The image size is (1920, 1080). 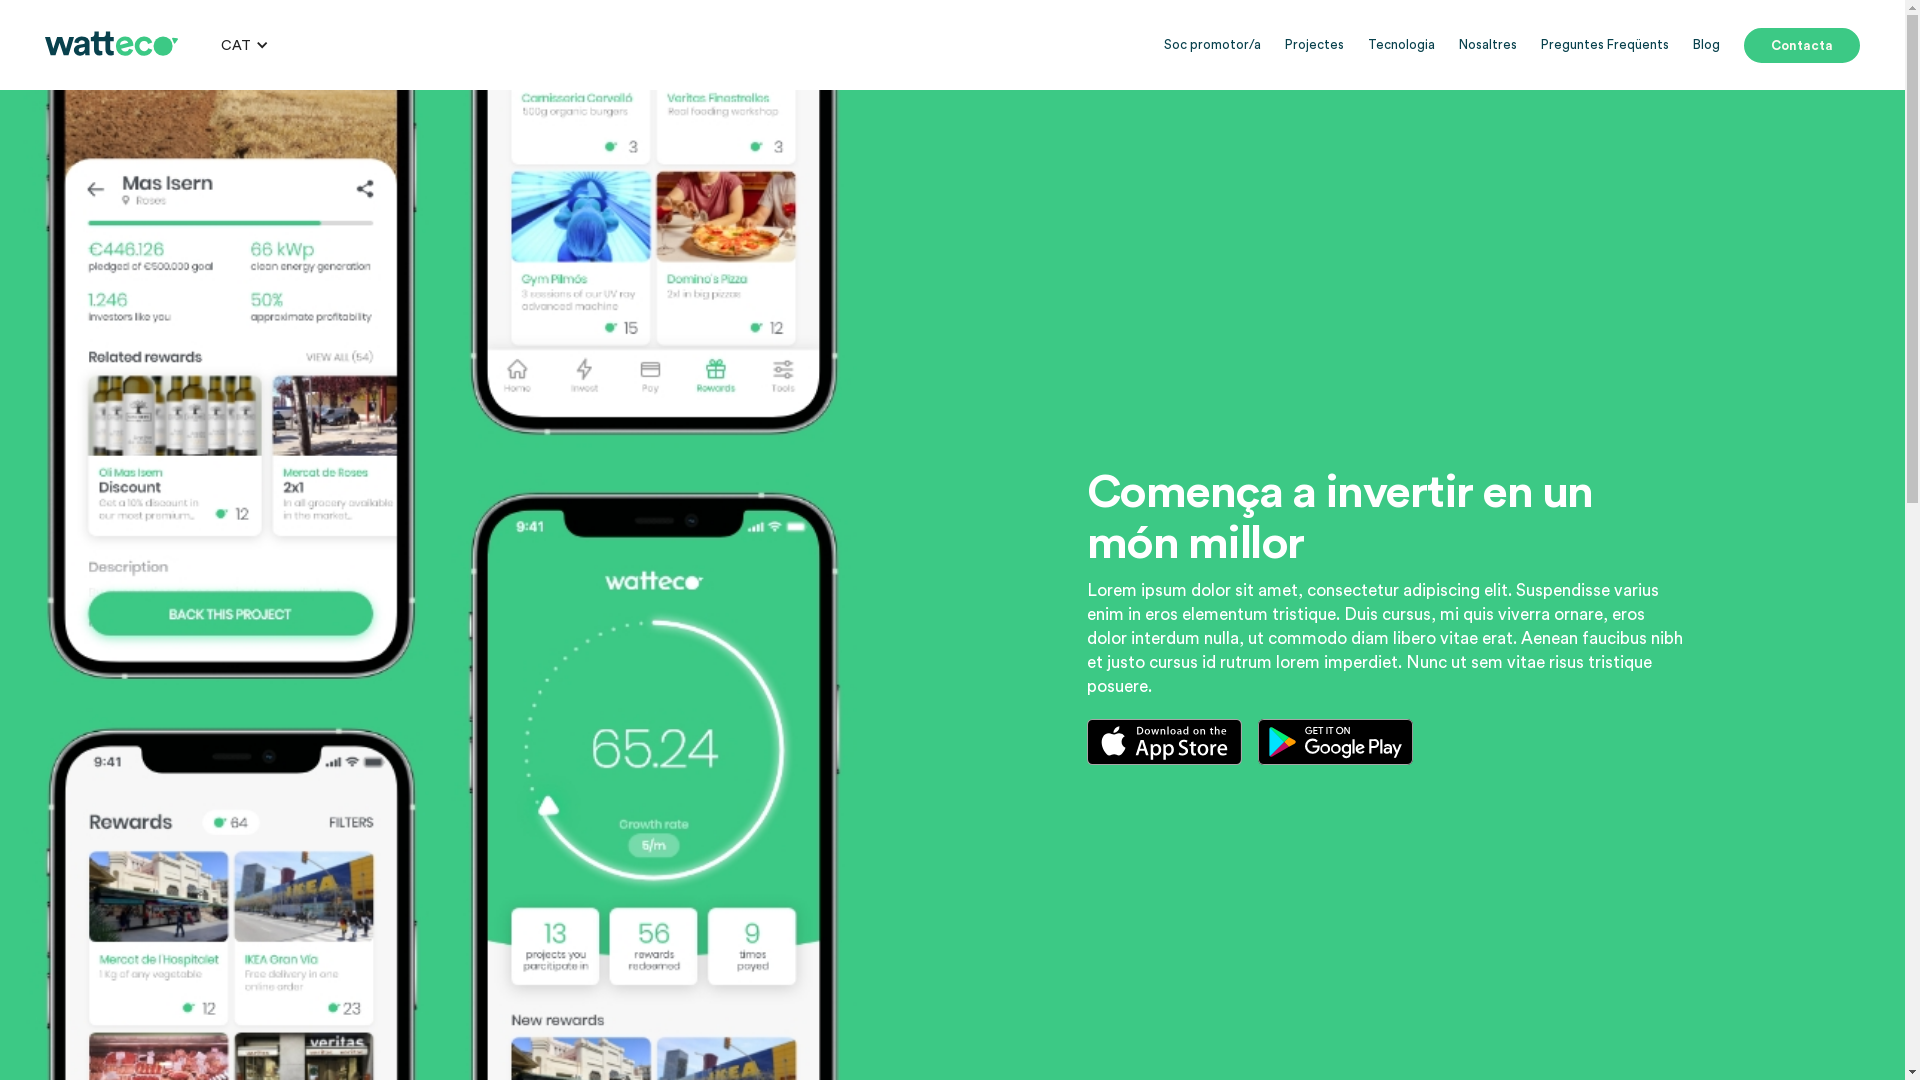 I want to click on 'Nosaltres', so click(x=1459, y=45).